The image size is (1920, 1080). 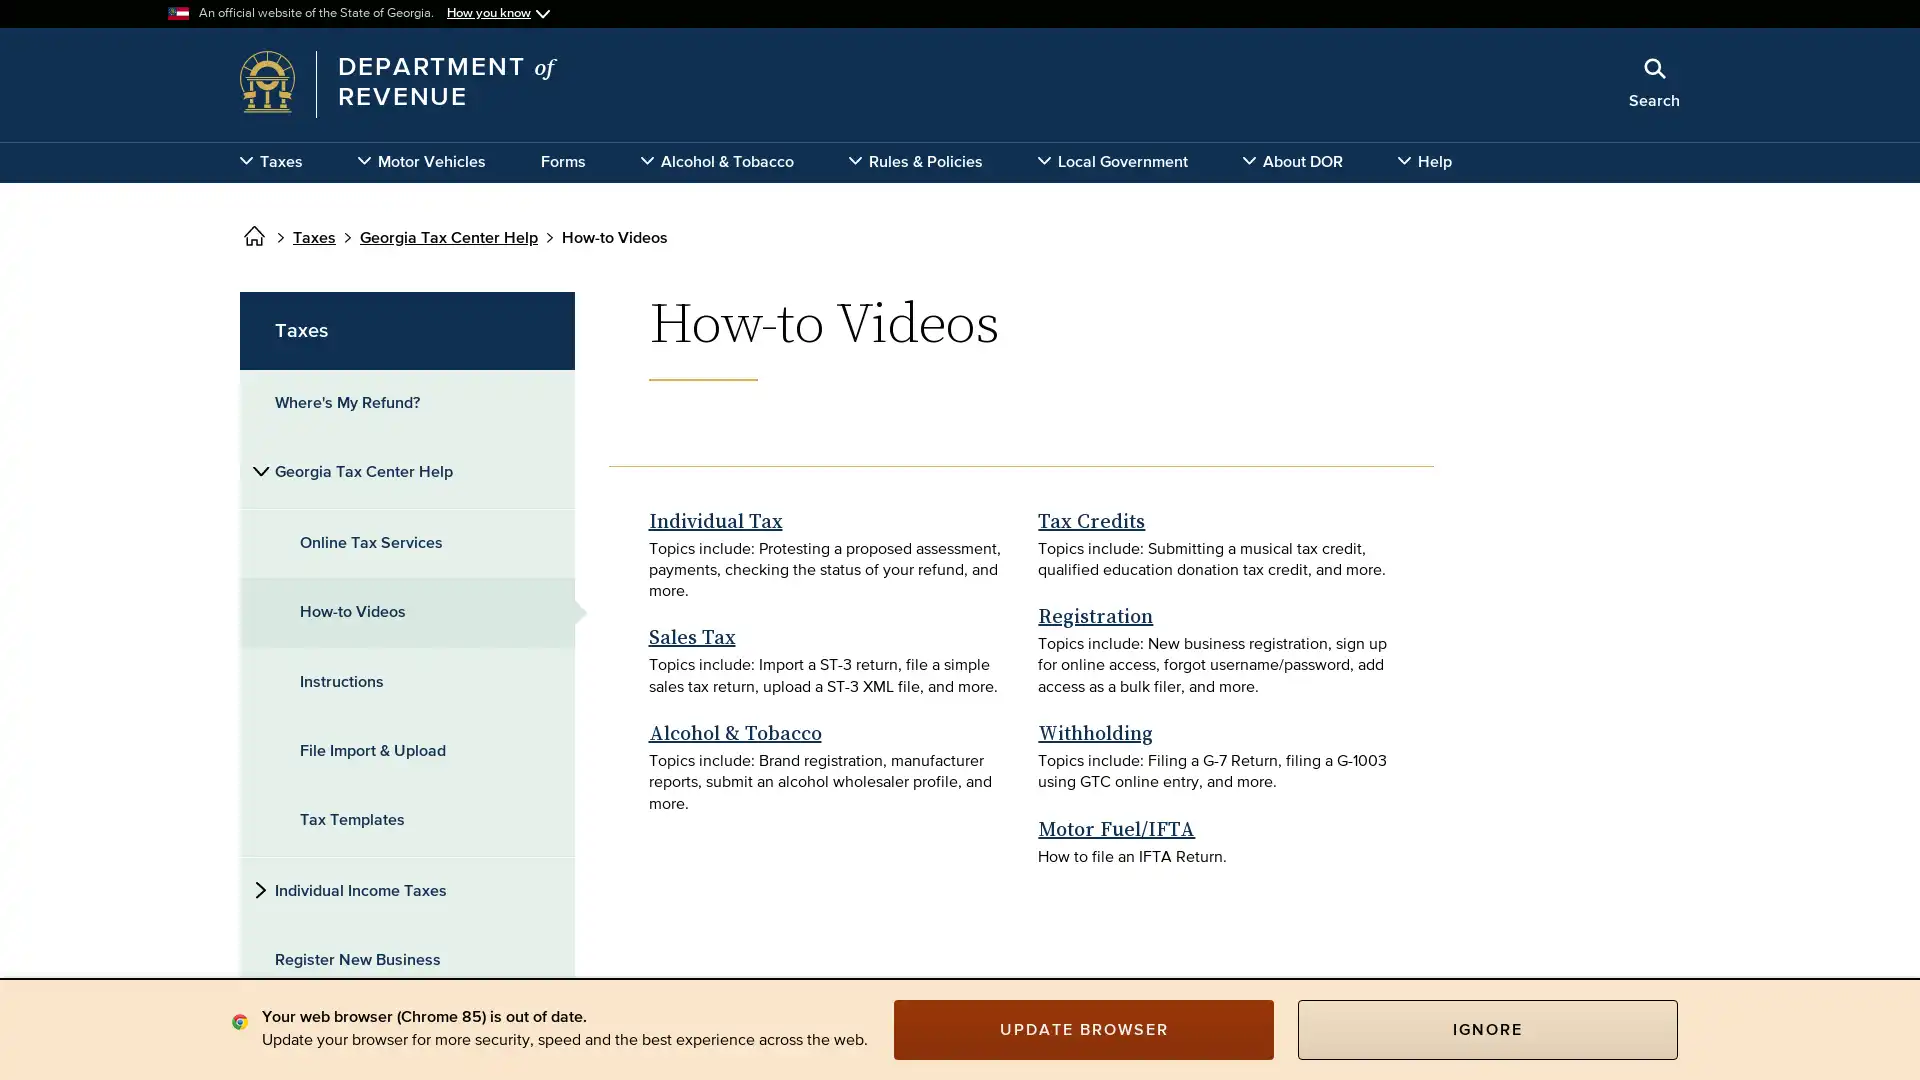 I want to click on Search, so click(x=1654, y=85).